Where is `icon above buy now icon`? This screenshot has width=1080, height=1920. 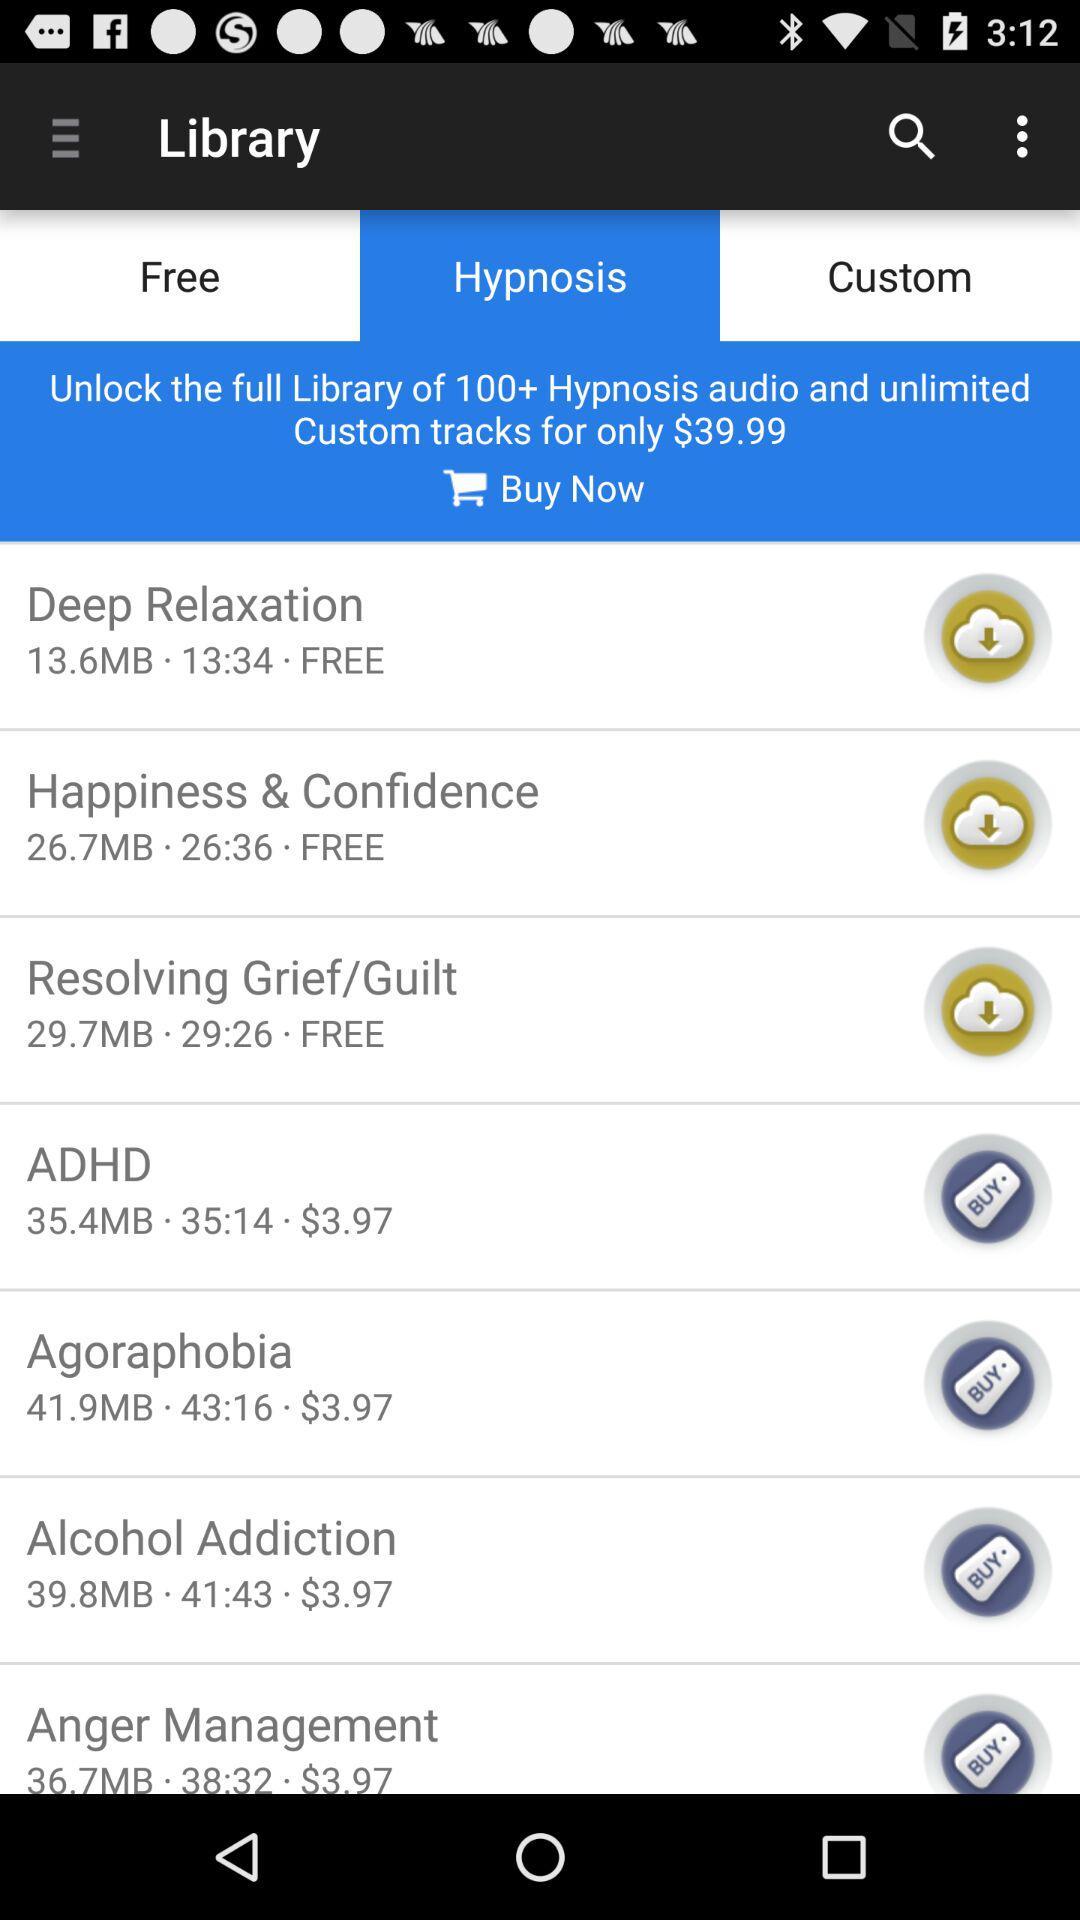
icon above buy now icon is located at coordinates (540, 407).